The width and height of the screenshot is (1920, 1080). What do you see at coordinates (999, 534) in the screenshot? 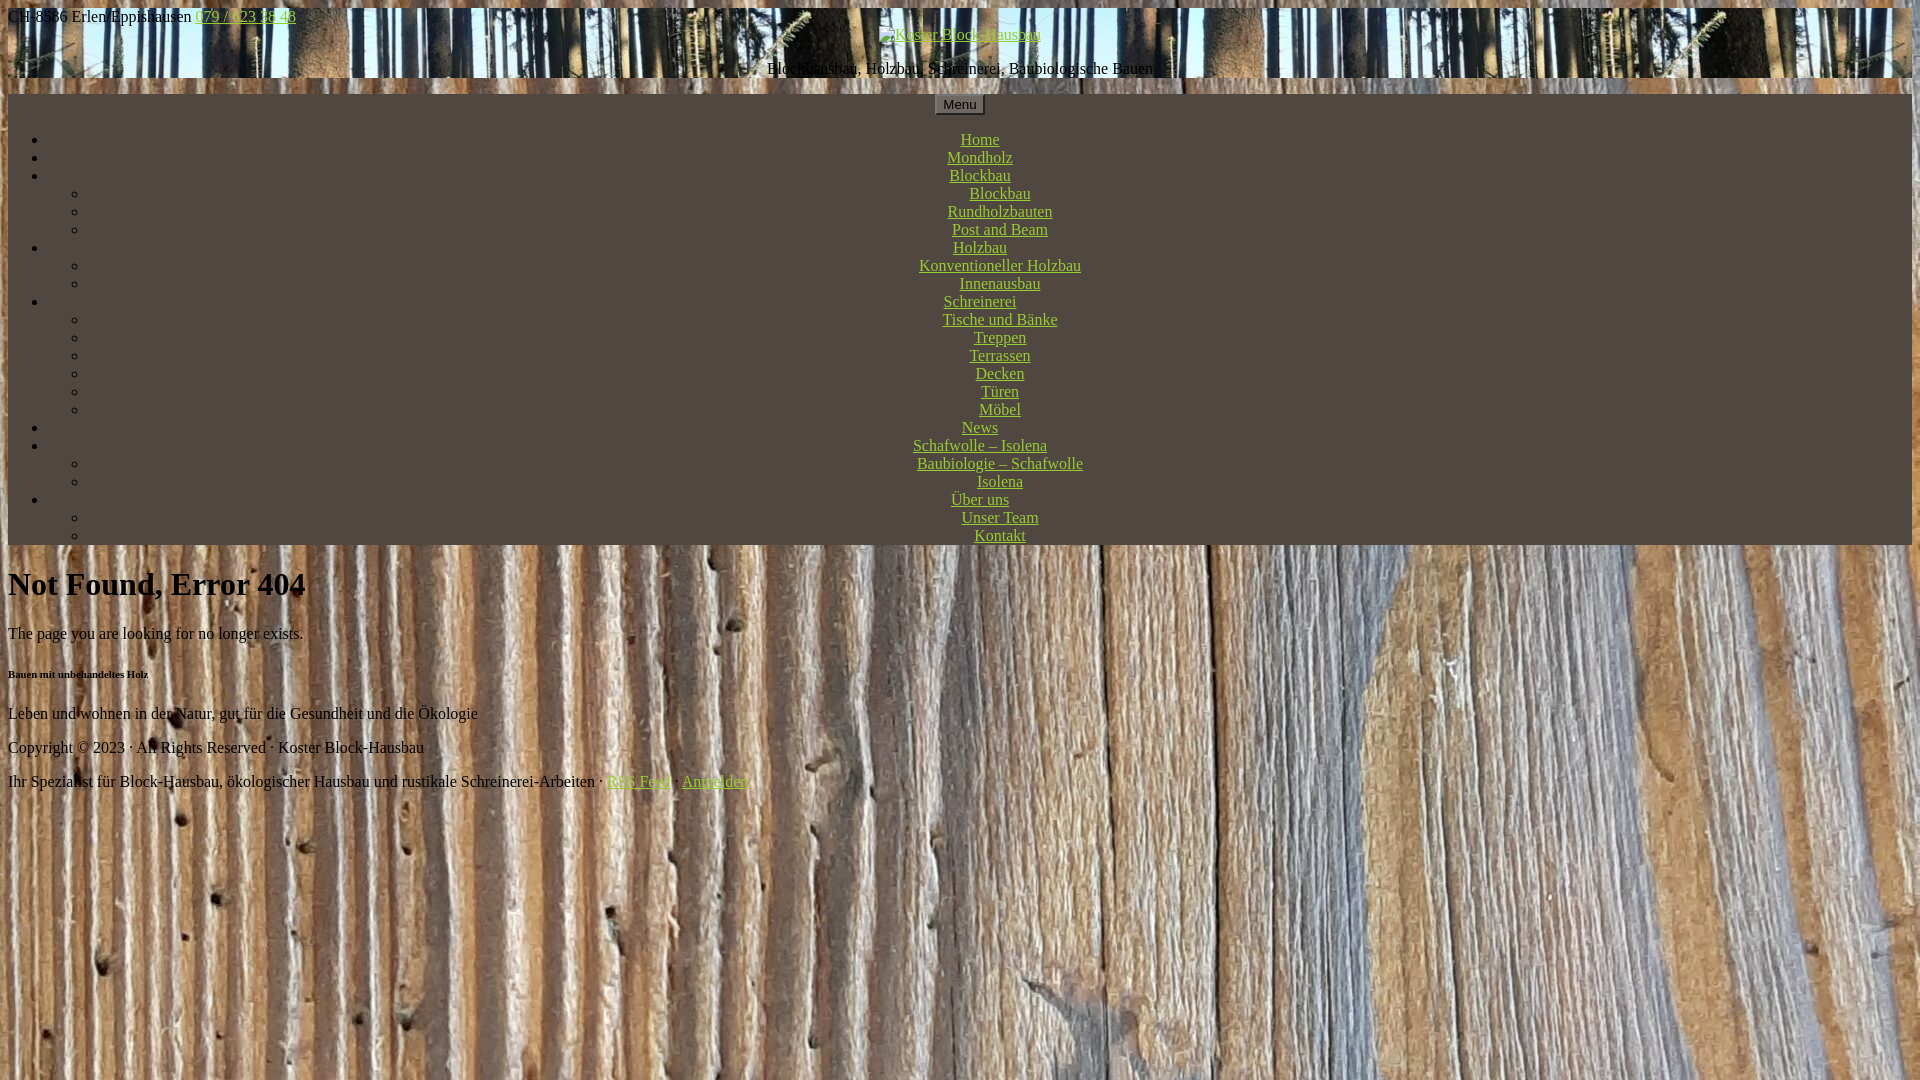
I see `'Kontakt'` at bounding box center [999, 534].